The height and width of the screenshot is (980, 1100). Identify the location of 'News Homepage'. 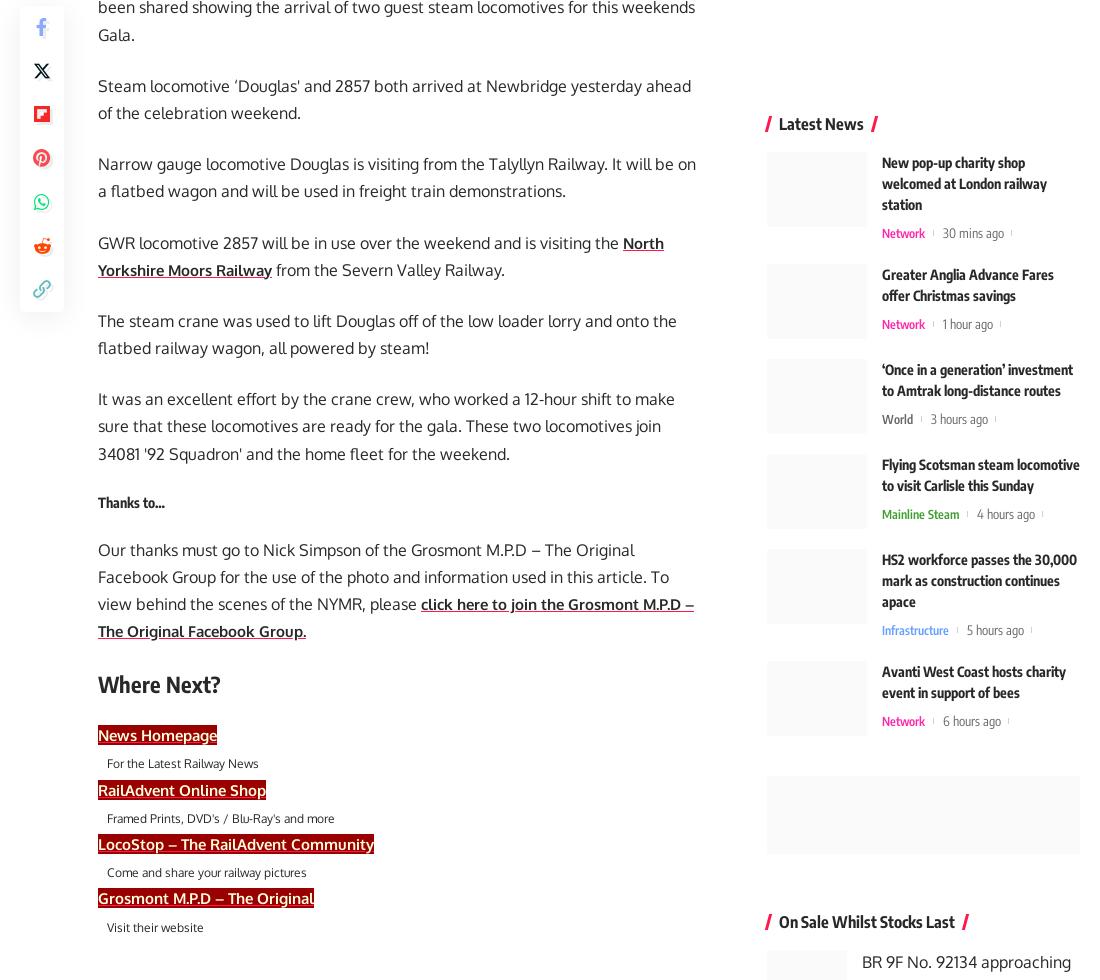
(162, 739).